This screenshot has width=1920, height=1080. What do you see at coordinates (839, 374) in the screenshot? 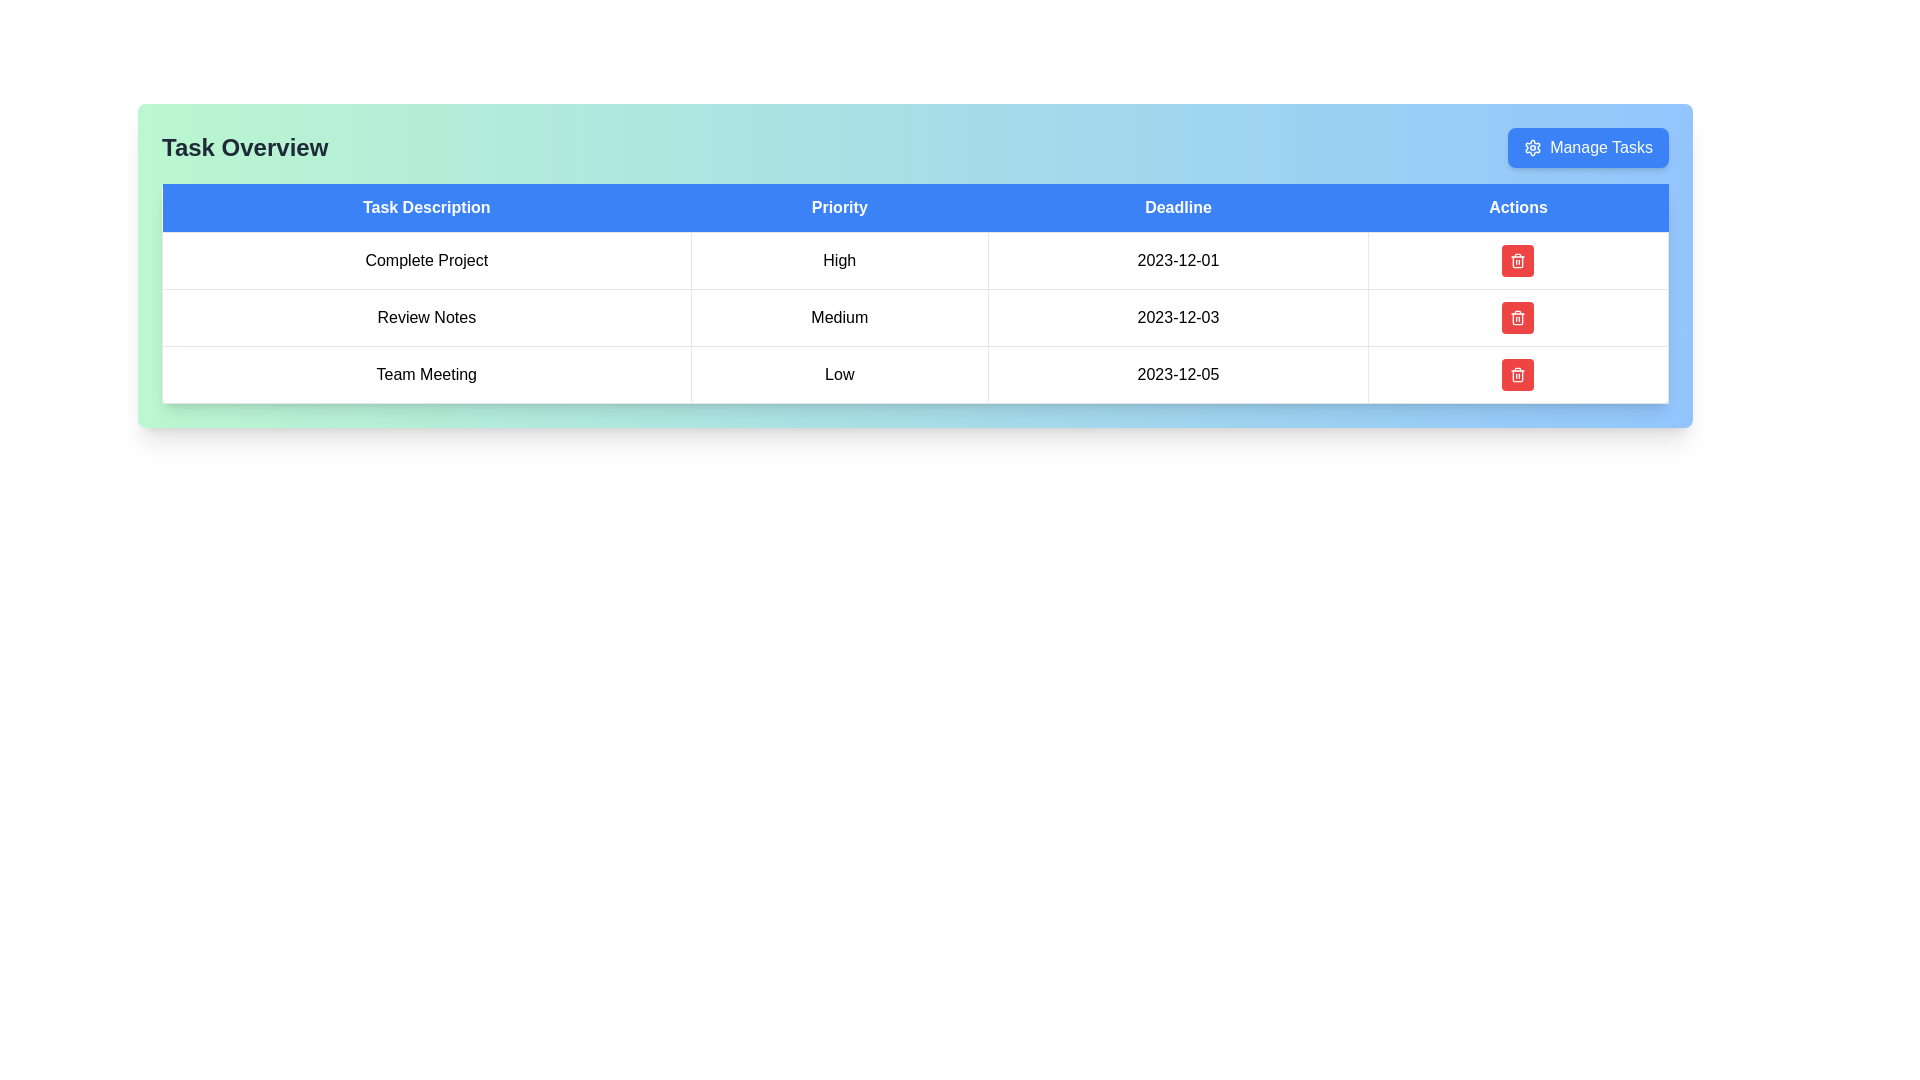
I see `the 'Low' priority text label for the 'Team Meeting' task in the table, which indicates the urgency level of the task` at bounding box center [839, 374].